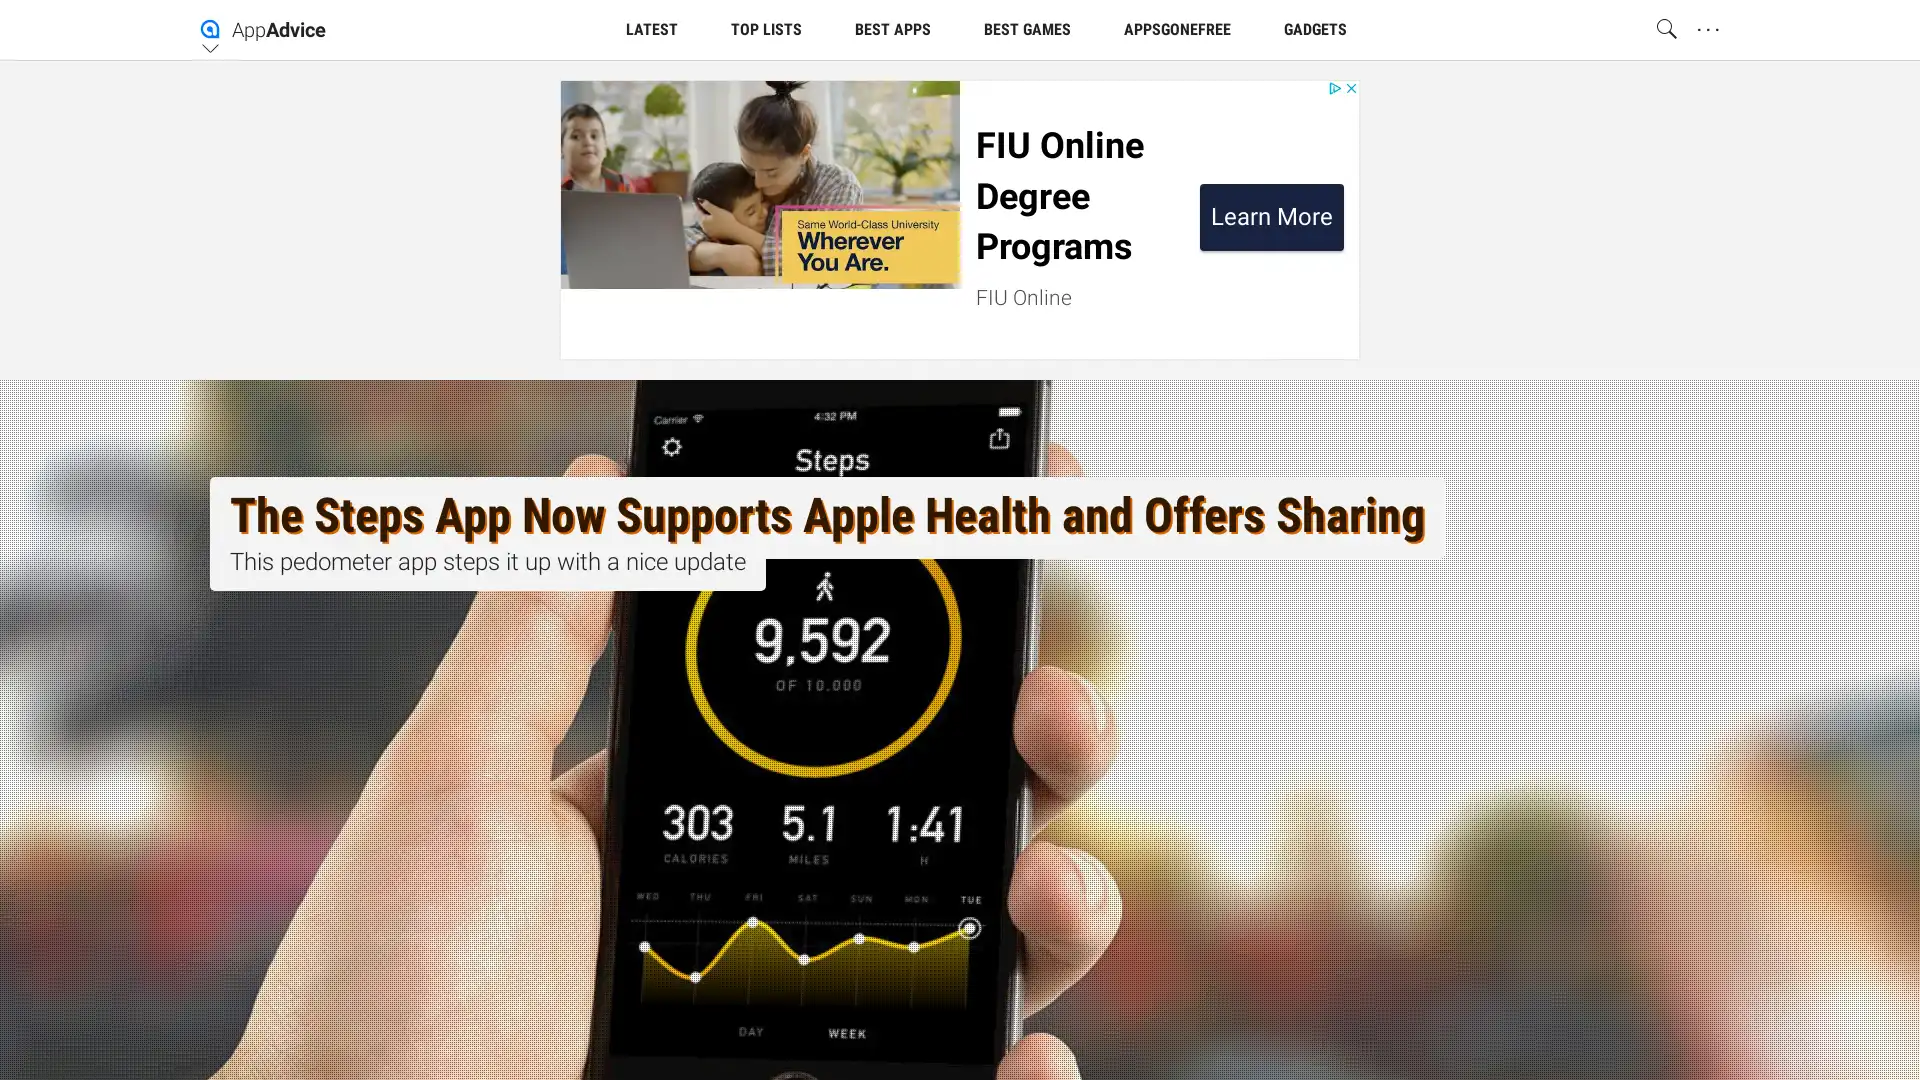 The height and width of the screenshot is (1080, 1920). Describe the element at coordinates (670, 188) in the screenshot. I see `Articles` at that location.